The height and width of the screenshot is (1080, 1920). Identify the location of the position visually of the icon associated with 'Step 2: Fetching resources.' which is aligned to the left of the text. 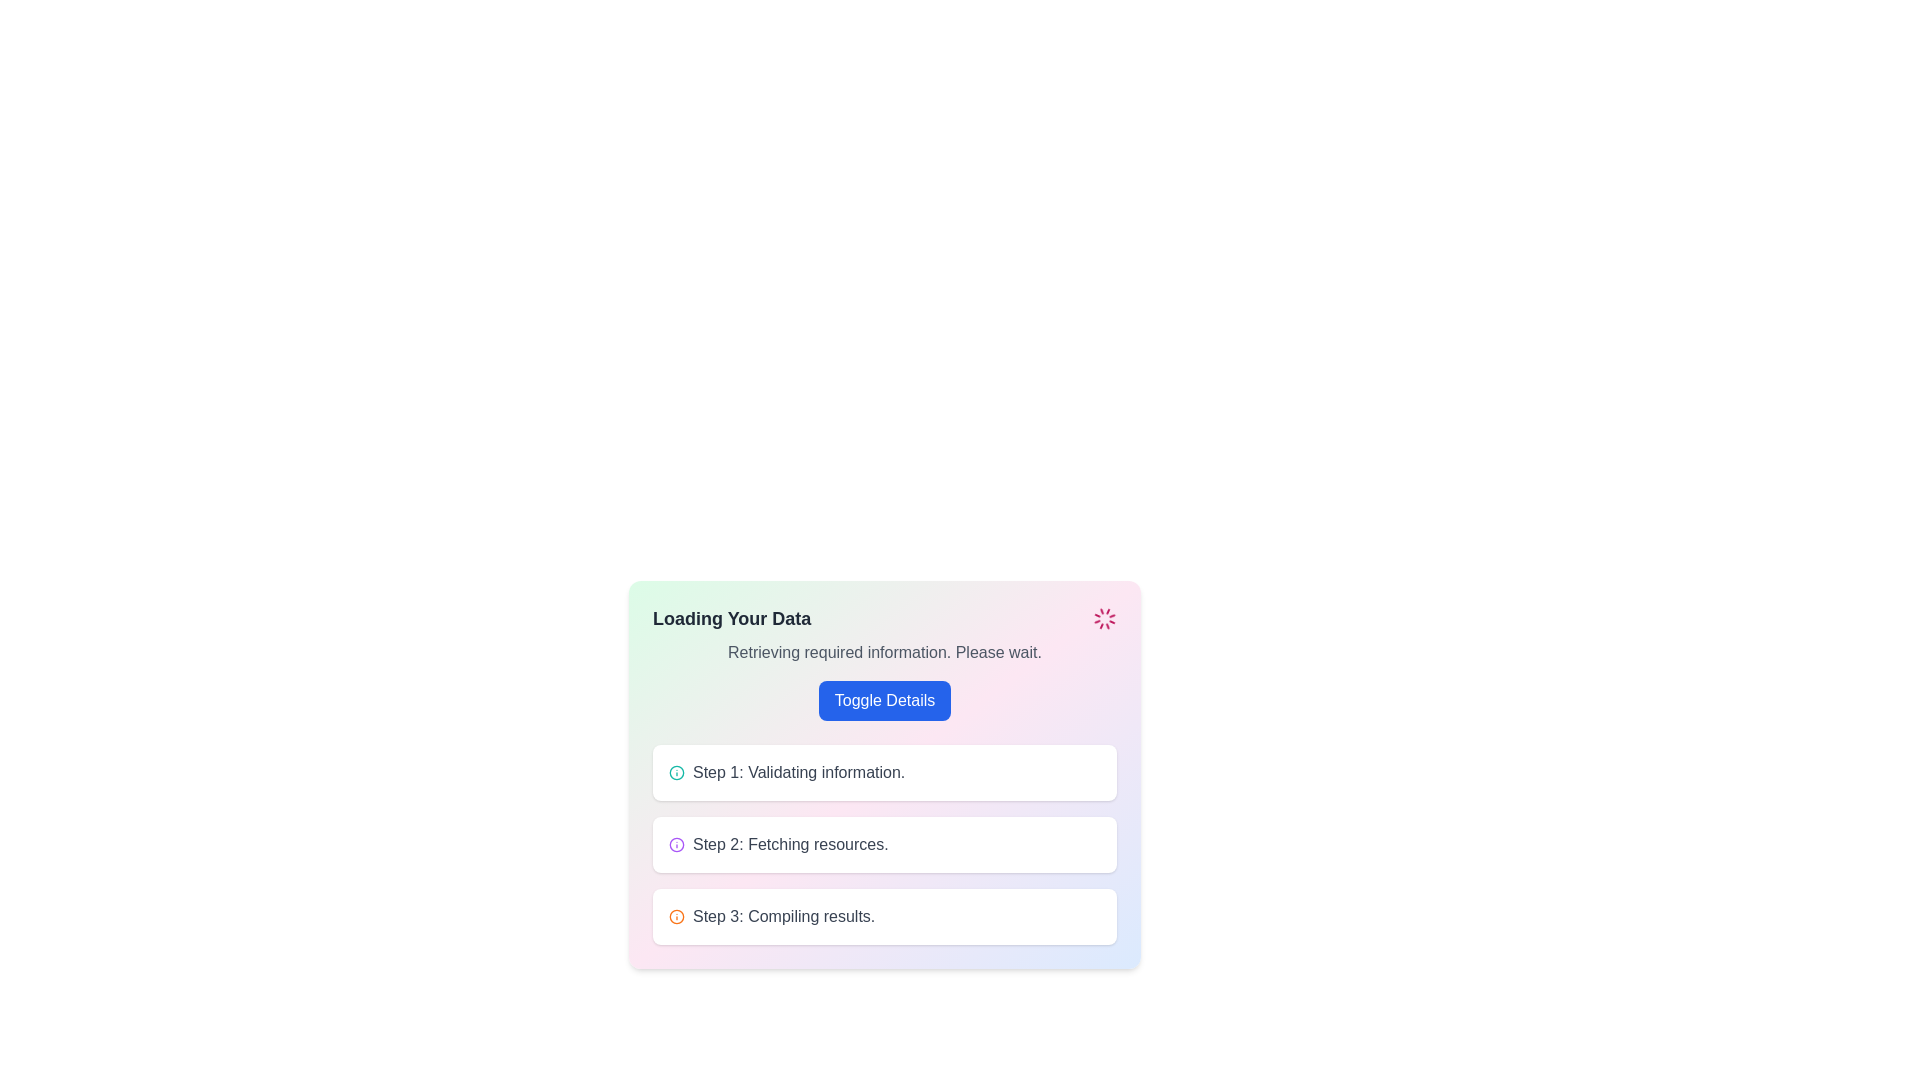
(676, 844).